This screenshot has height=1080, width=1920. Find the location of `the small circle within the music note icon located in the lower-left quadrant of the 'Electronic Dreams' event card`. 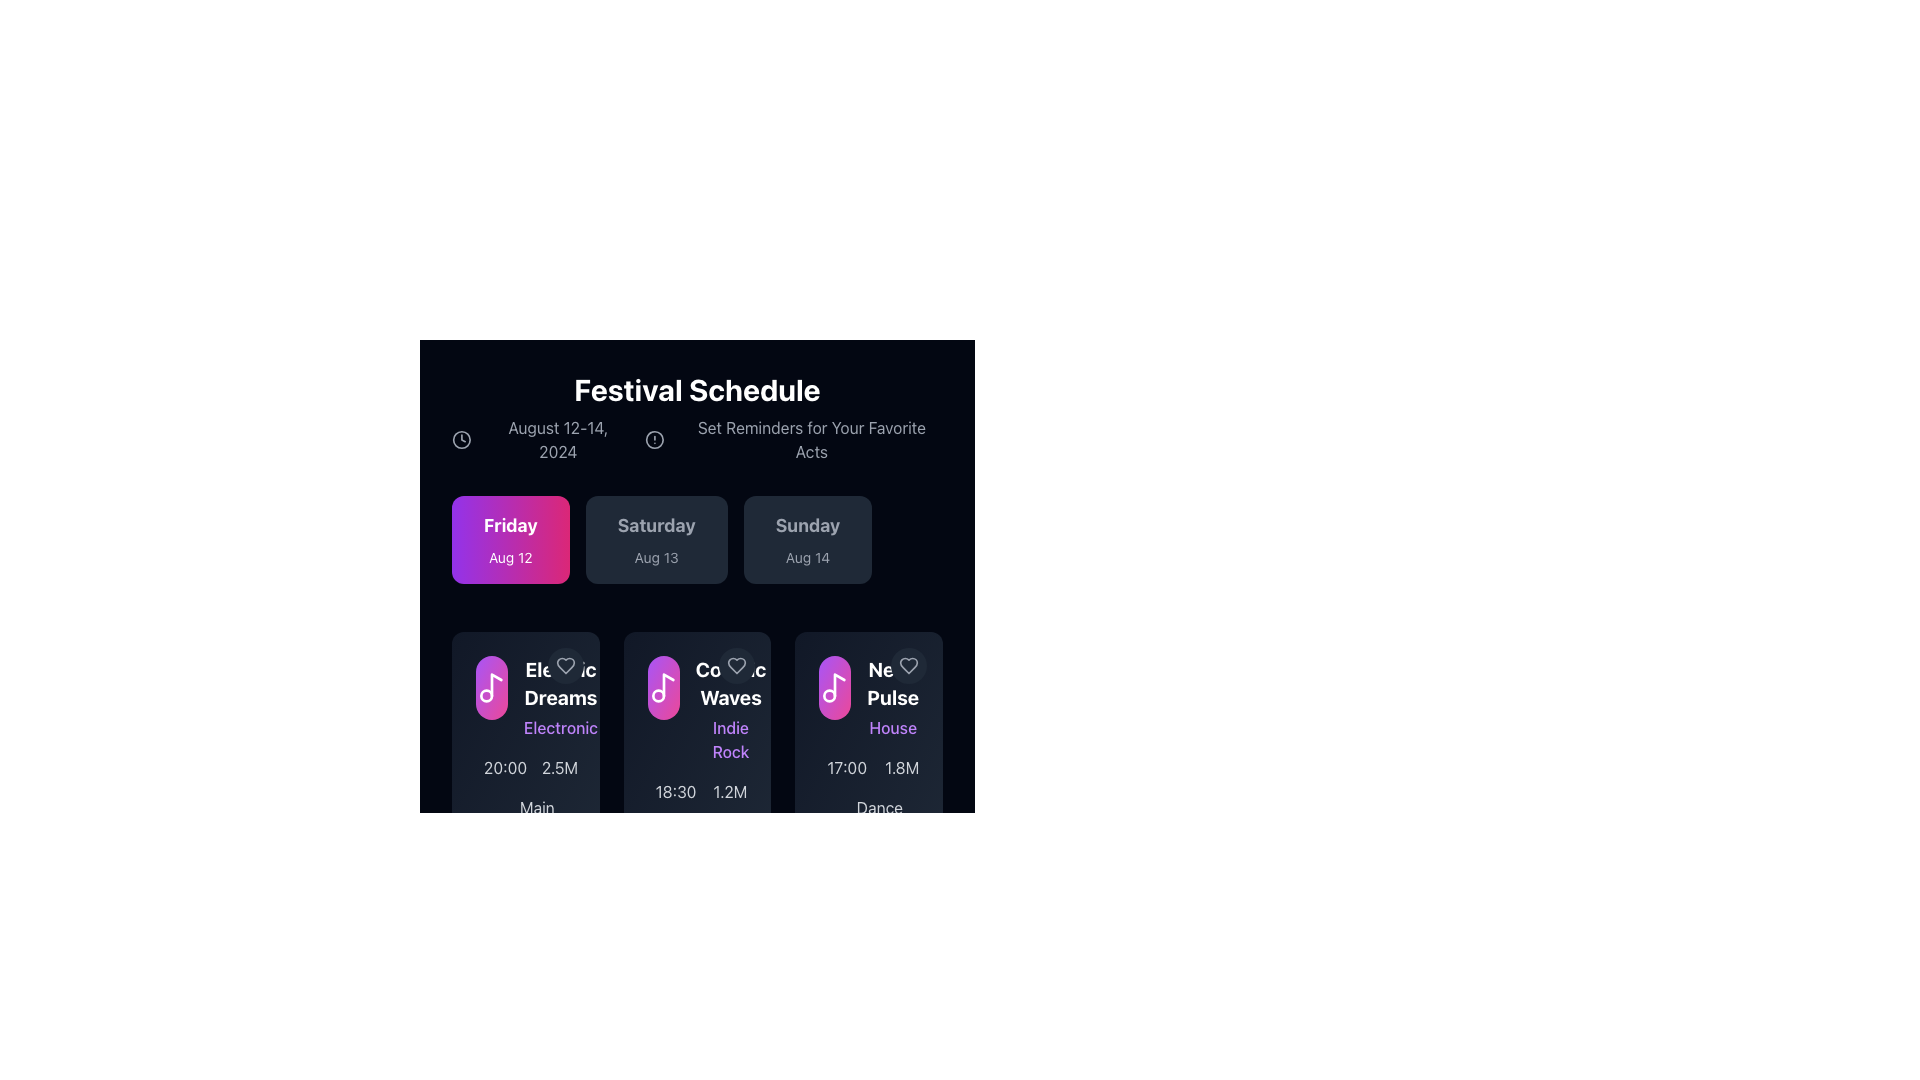

the small circle within the music note icon located in the lower-left quadrant of the 'Electronic Dreams' event card is located at coordinates (486, 694).